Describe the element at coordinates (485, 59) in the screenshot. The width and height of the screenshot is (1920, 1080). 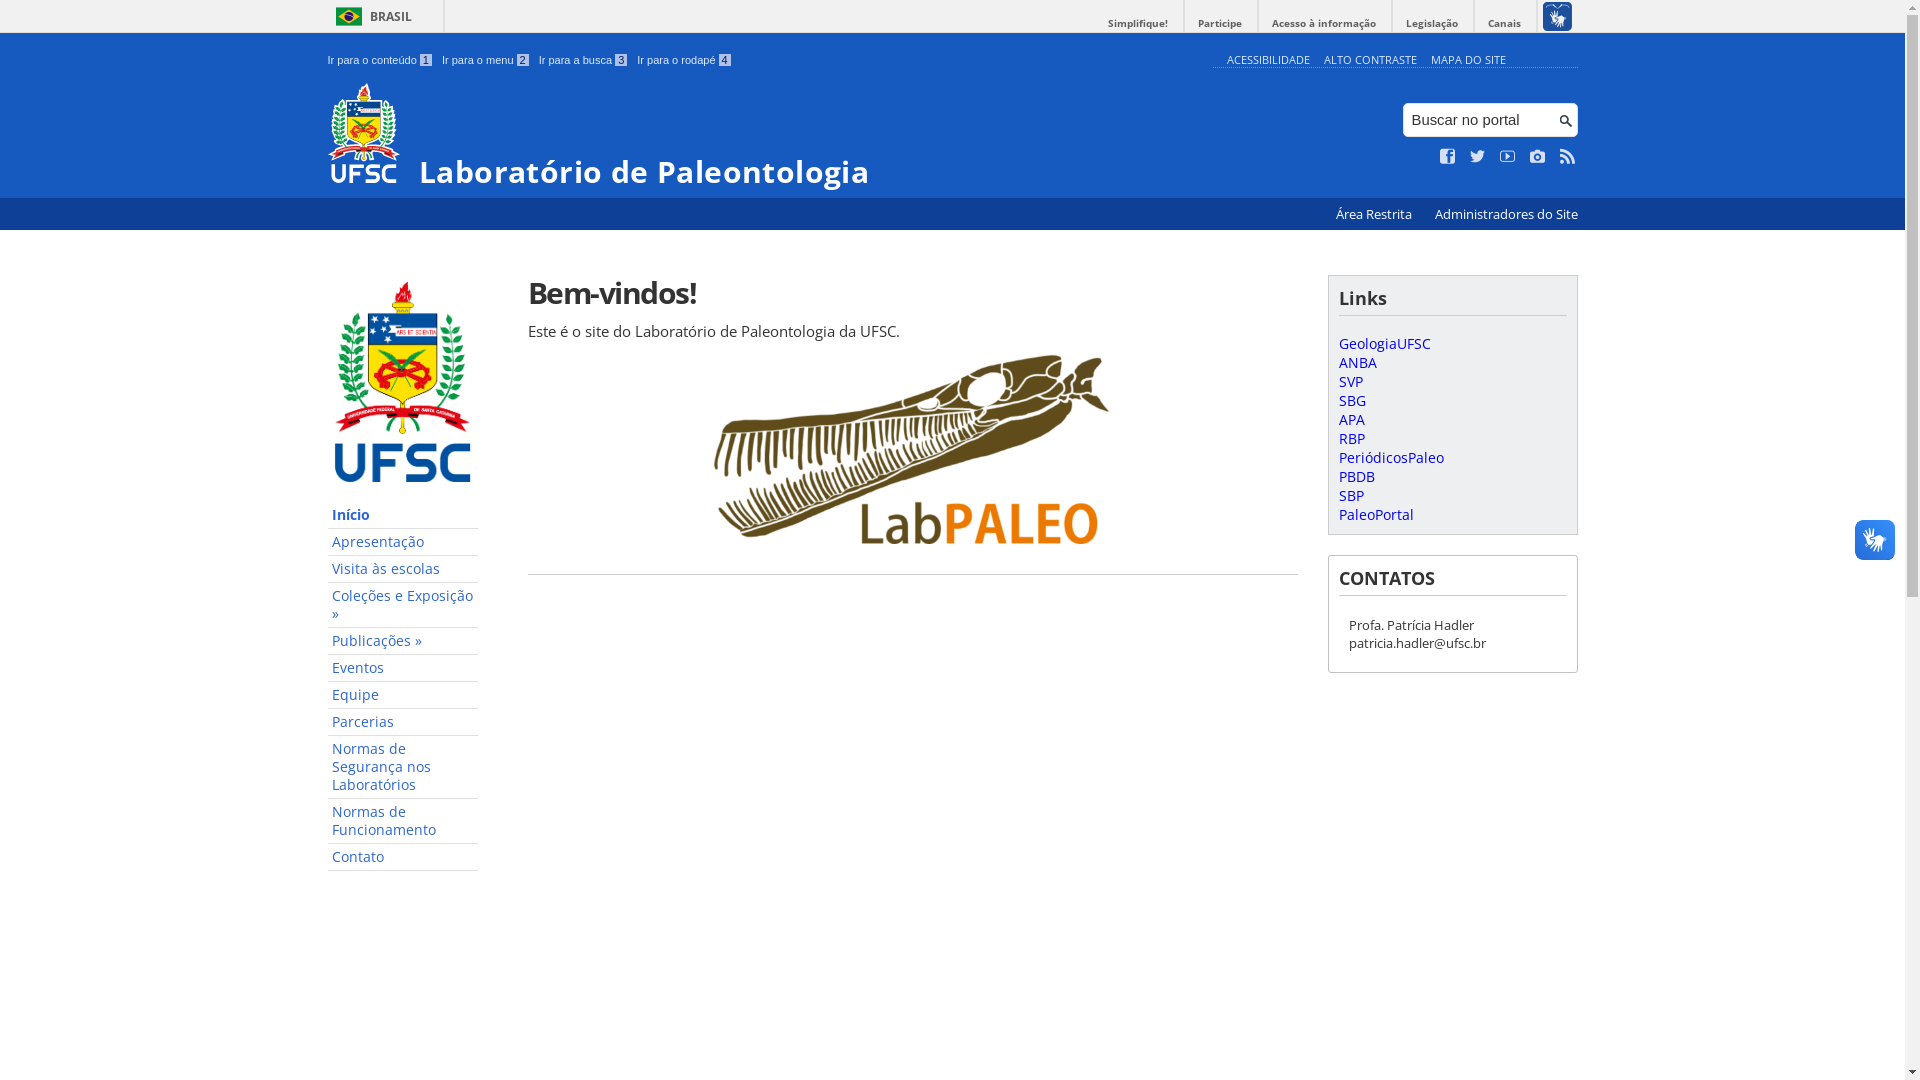
I see `'Ir para o menu 2'` at that location.